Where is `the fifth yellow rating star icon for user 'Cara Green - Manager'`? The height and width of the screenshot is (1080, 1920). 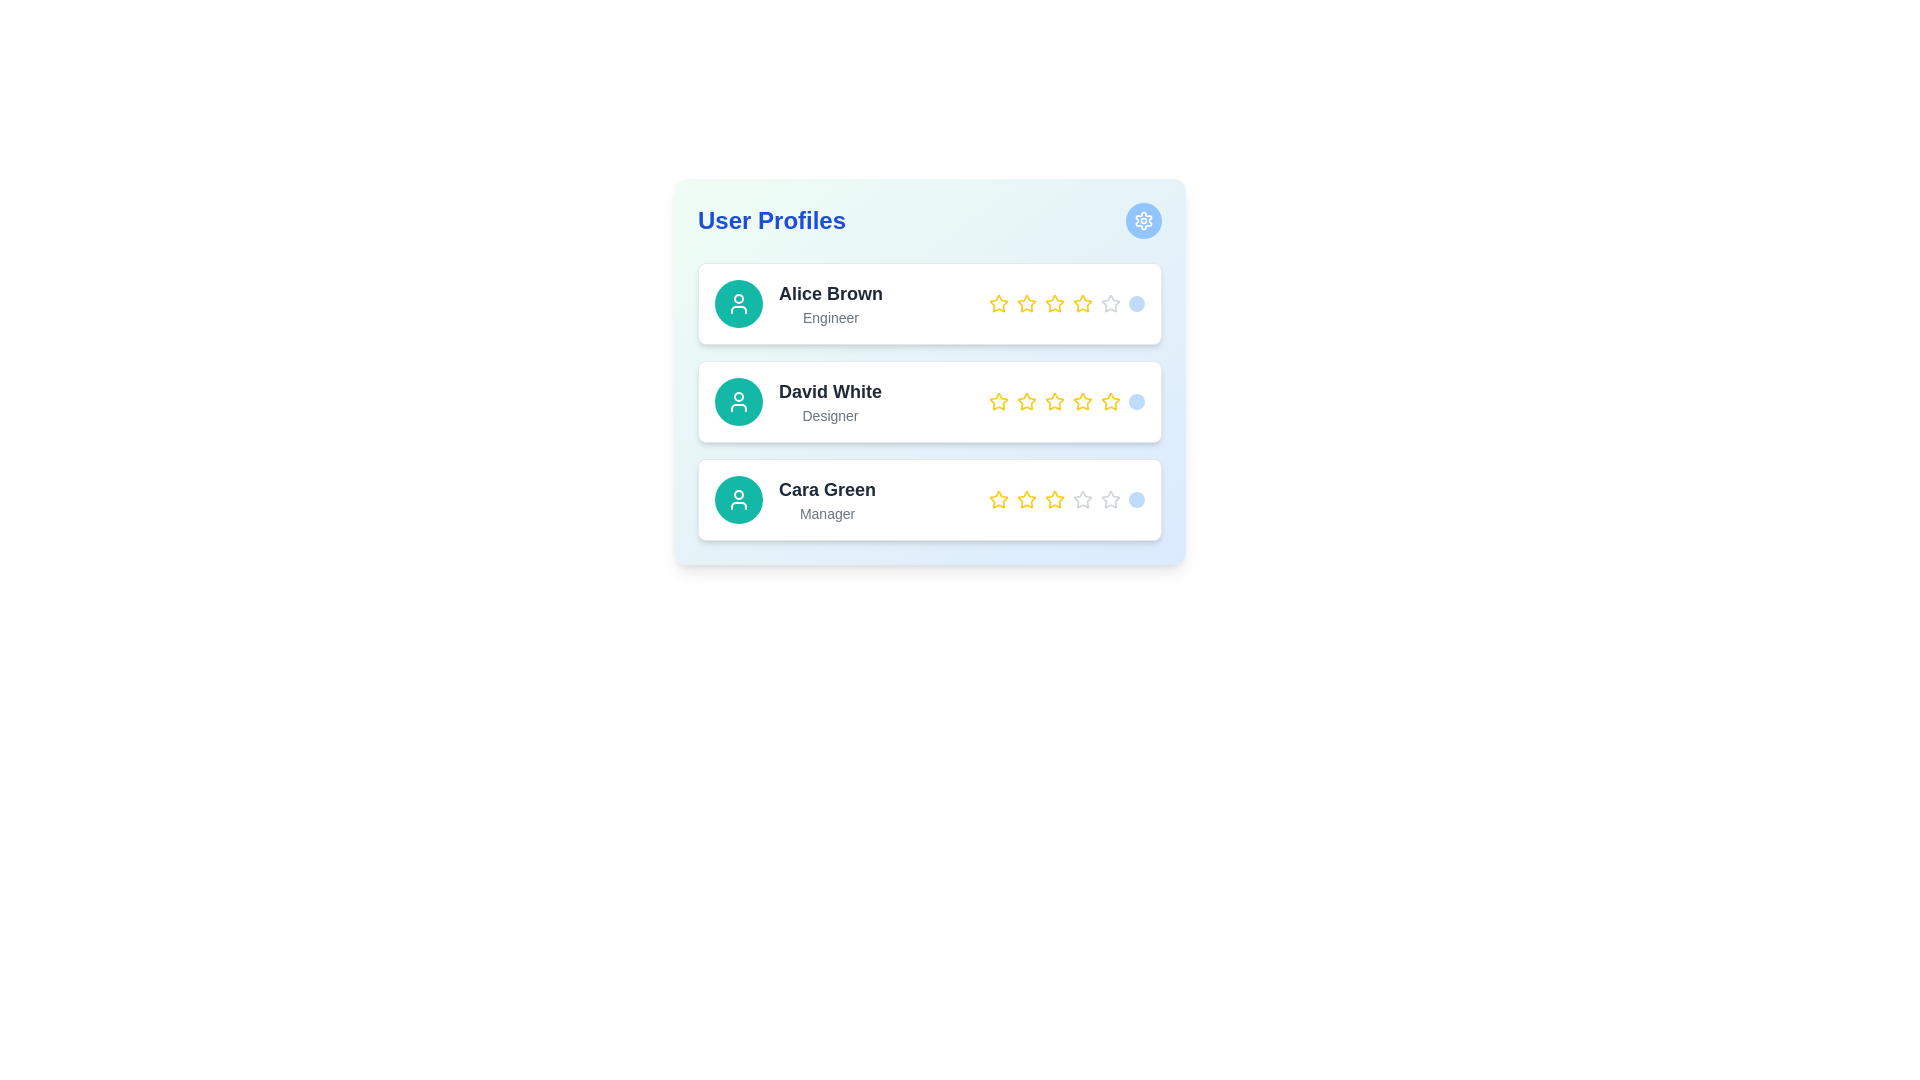 the fifth yellow rating star icon for user 'Cara Green - Manager' is located at coordinates (1054, 499).